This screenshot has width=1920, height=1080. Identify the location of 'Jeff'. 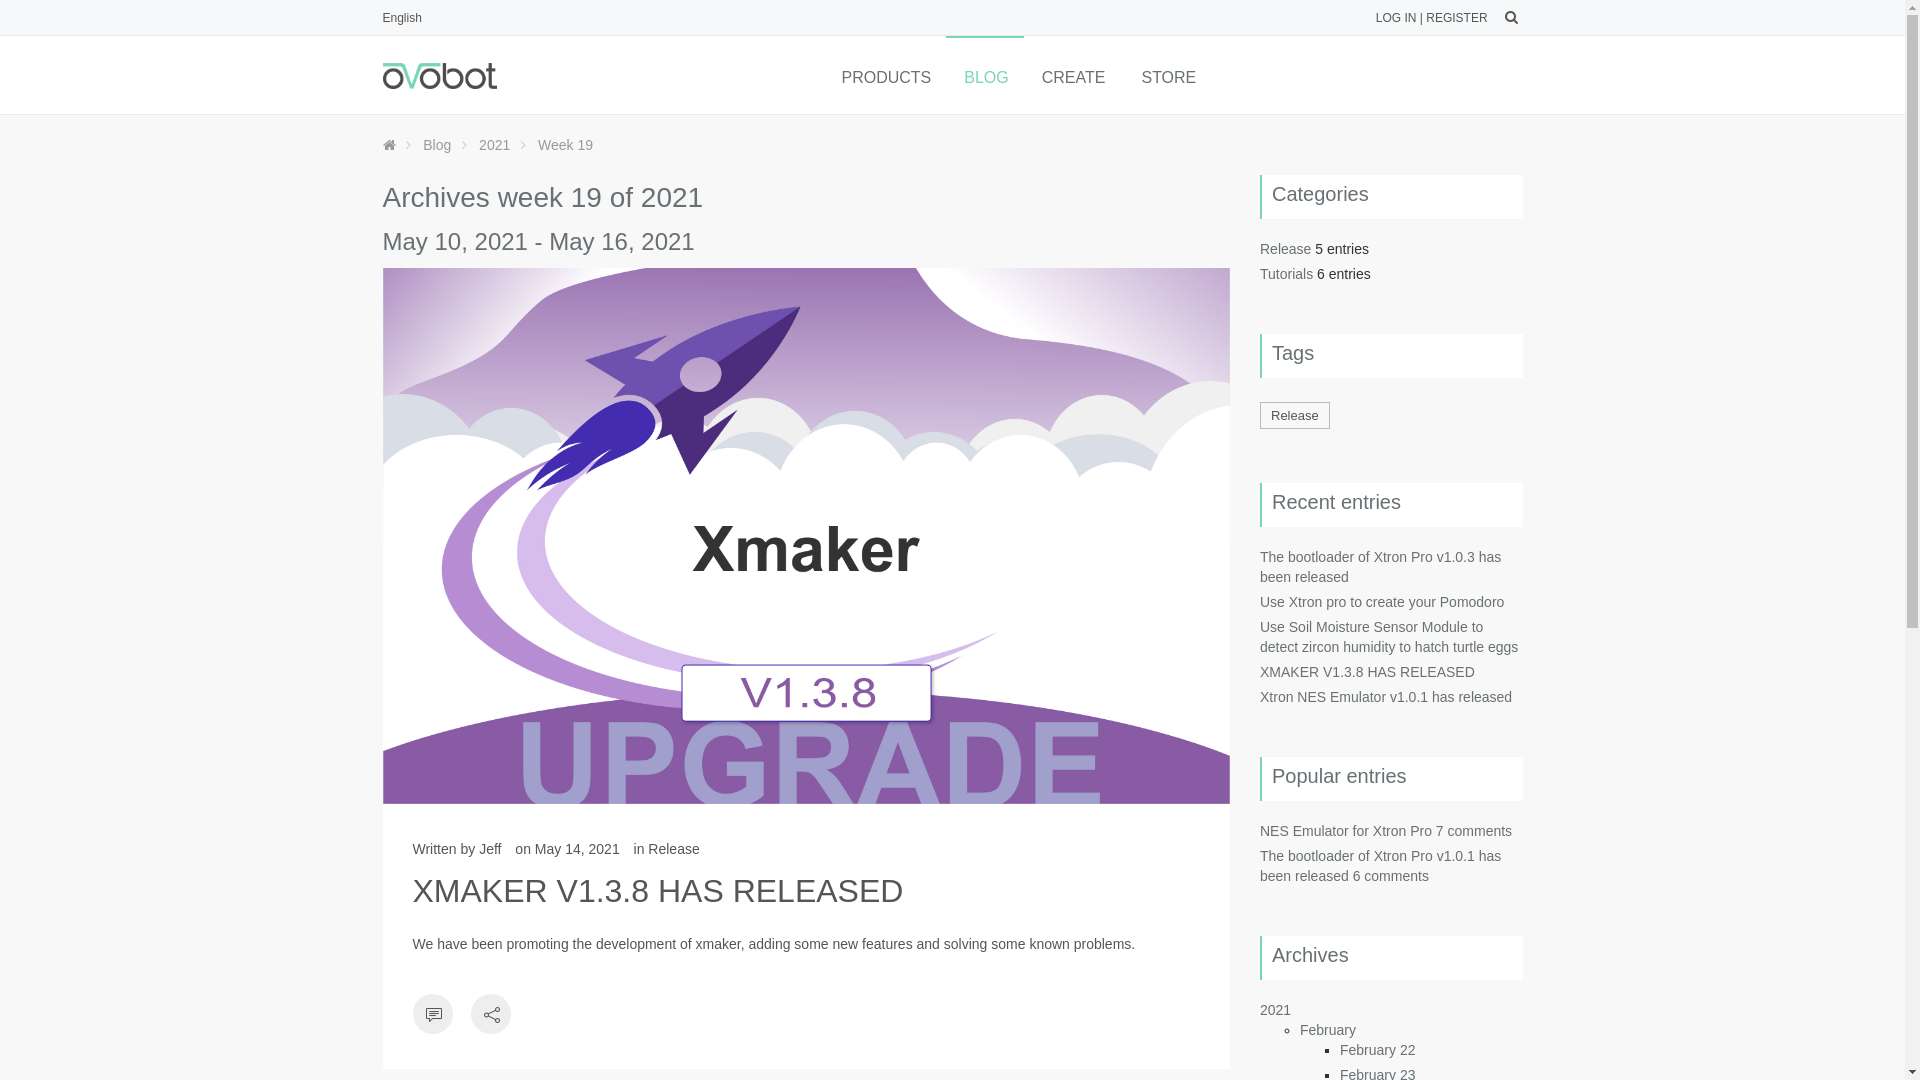
(489, 848).